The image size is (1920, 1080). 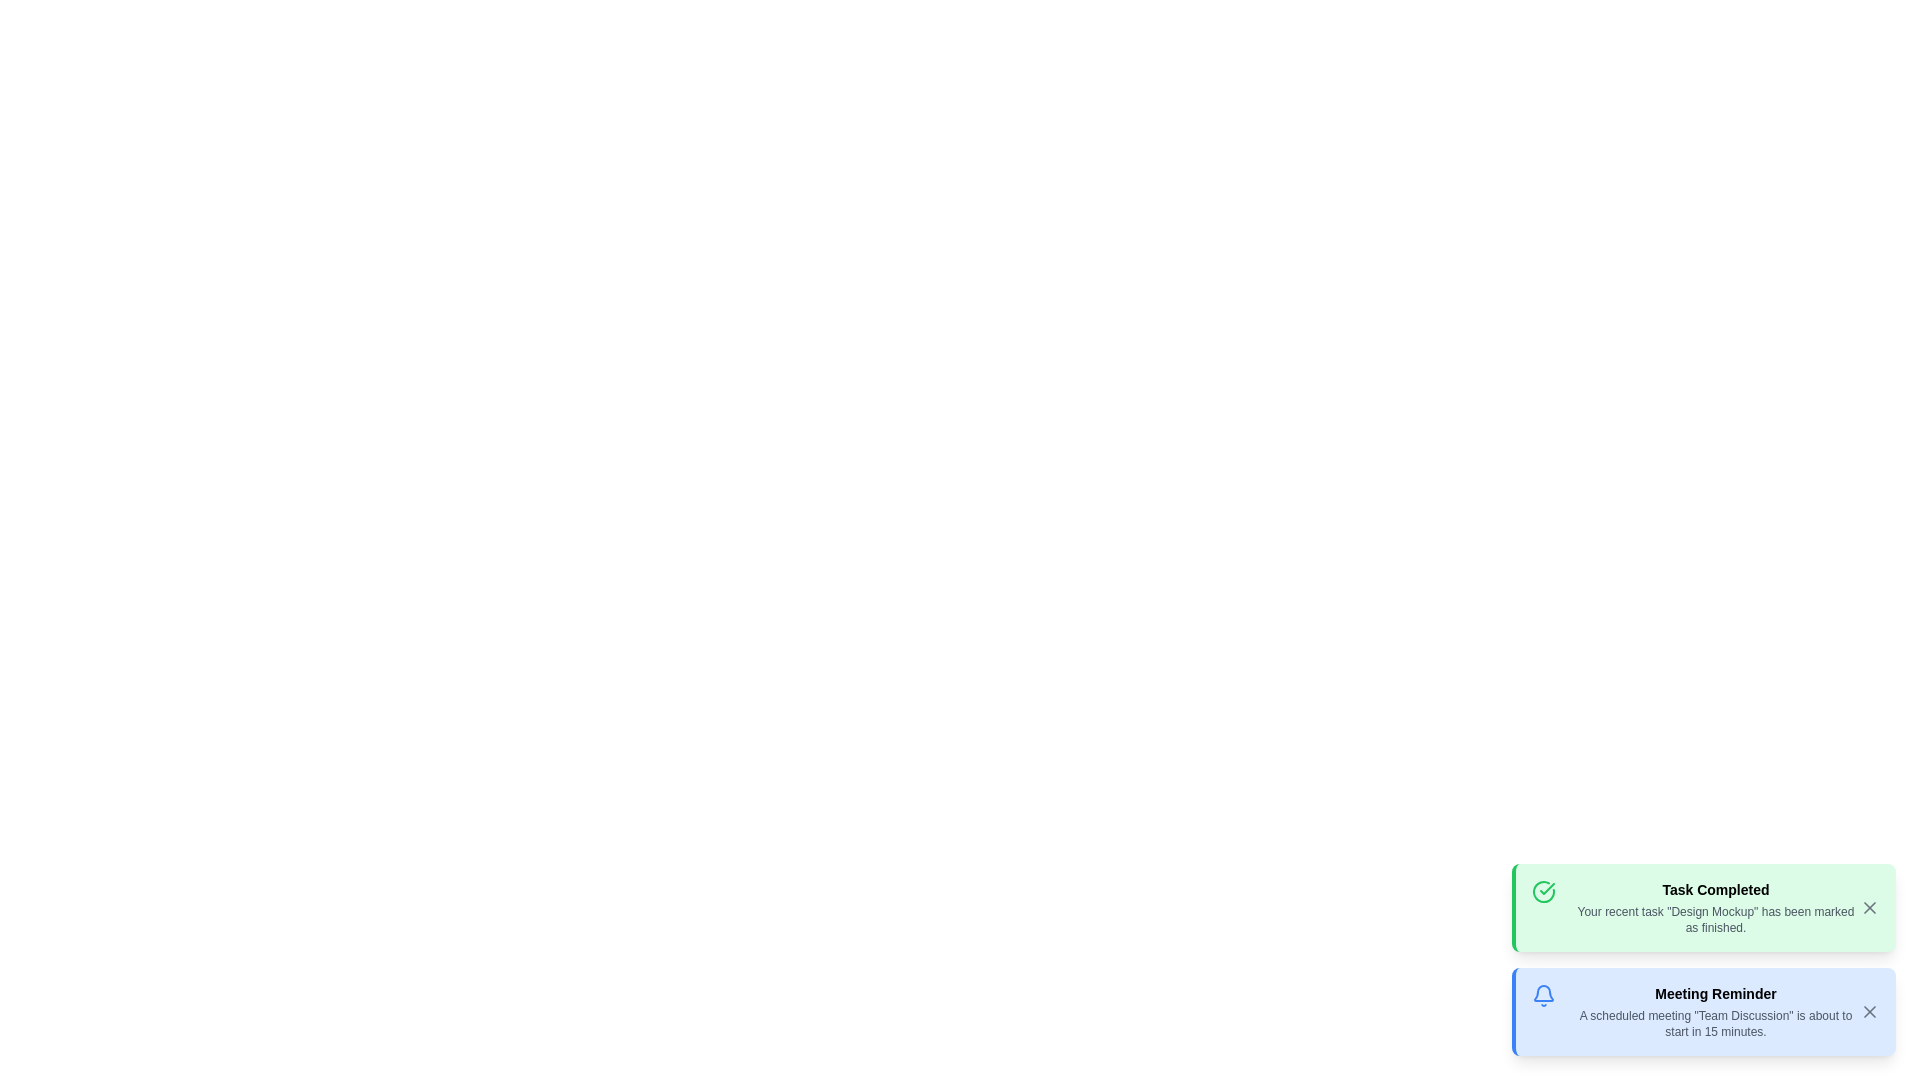 What do you see at coordinates (1543, 890) in the screenshot?
I see `the notification icon to identify its type` at bounding box center [1543, 890].